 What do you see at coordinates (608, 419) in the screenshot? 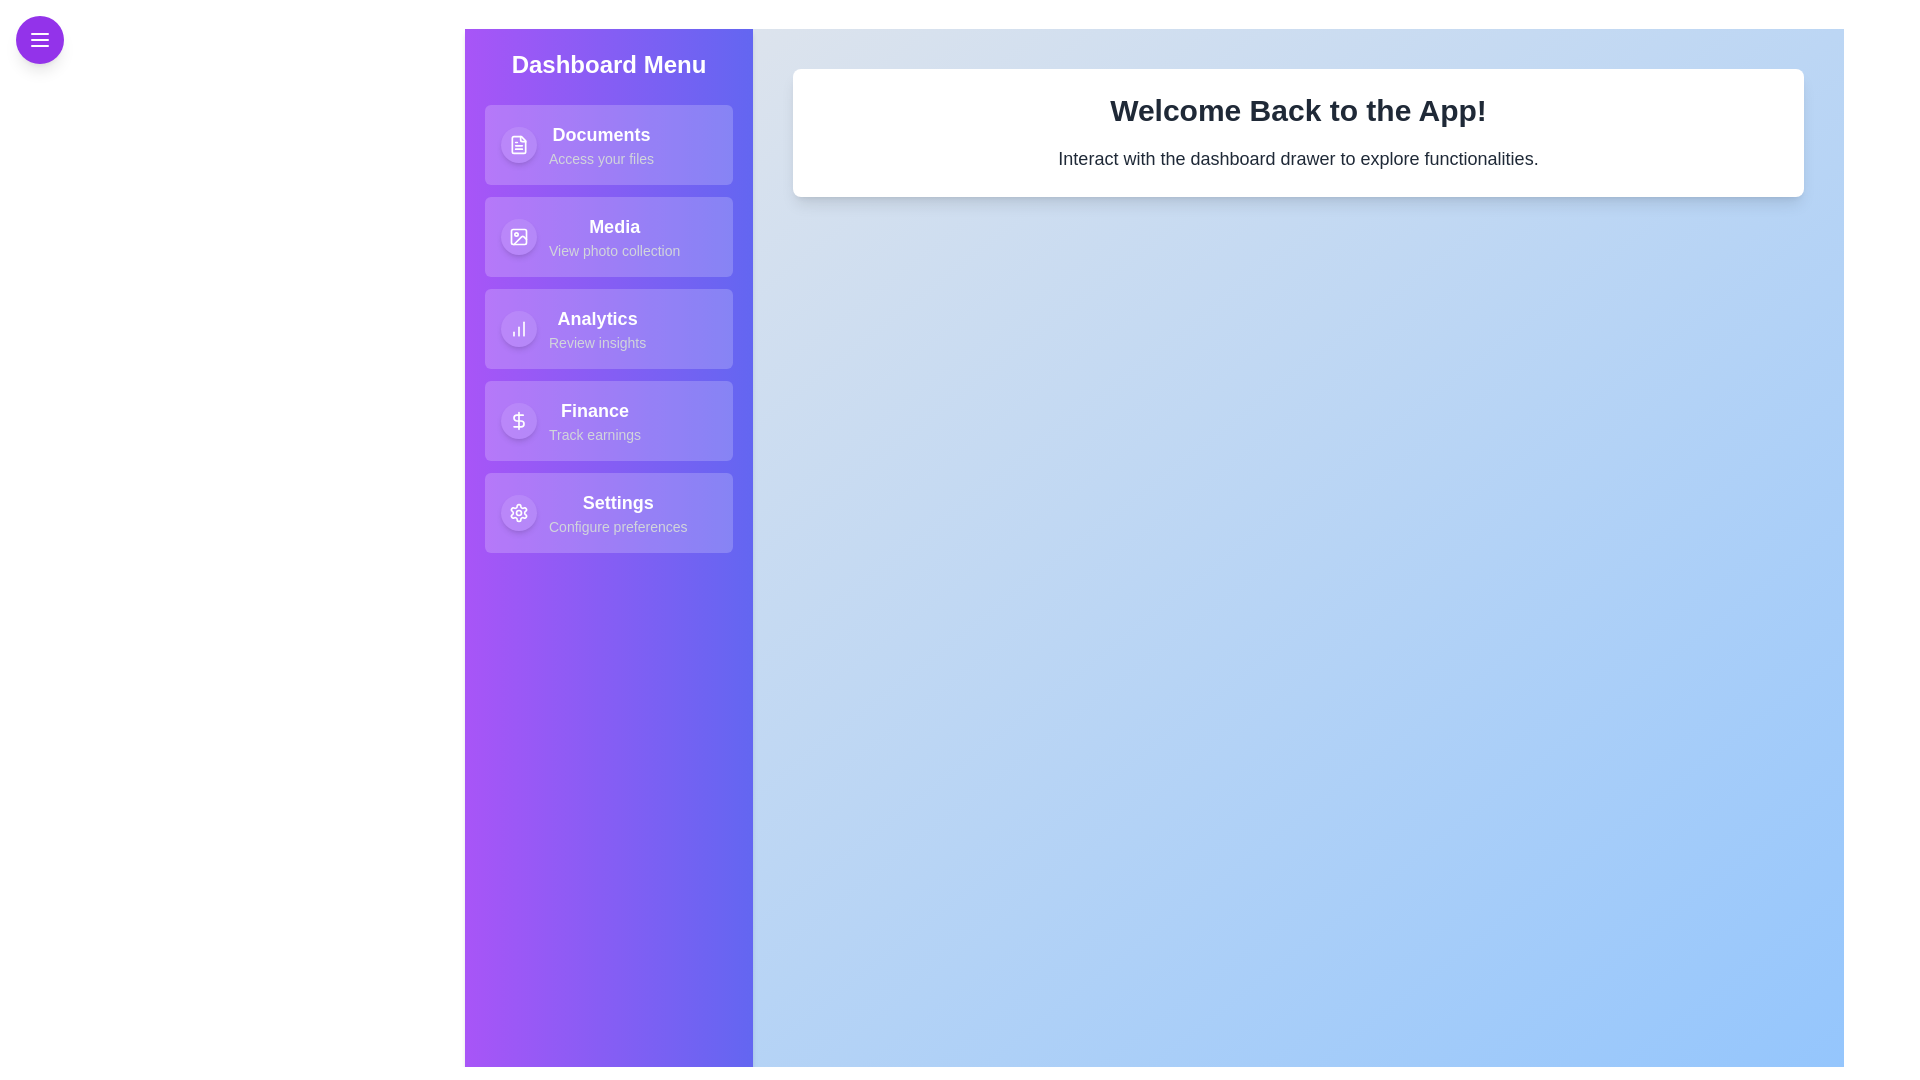
I see `the Finance item in the drawer to access its functionality` at bounding box center [608, 419].